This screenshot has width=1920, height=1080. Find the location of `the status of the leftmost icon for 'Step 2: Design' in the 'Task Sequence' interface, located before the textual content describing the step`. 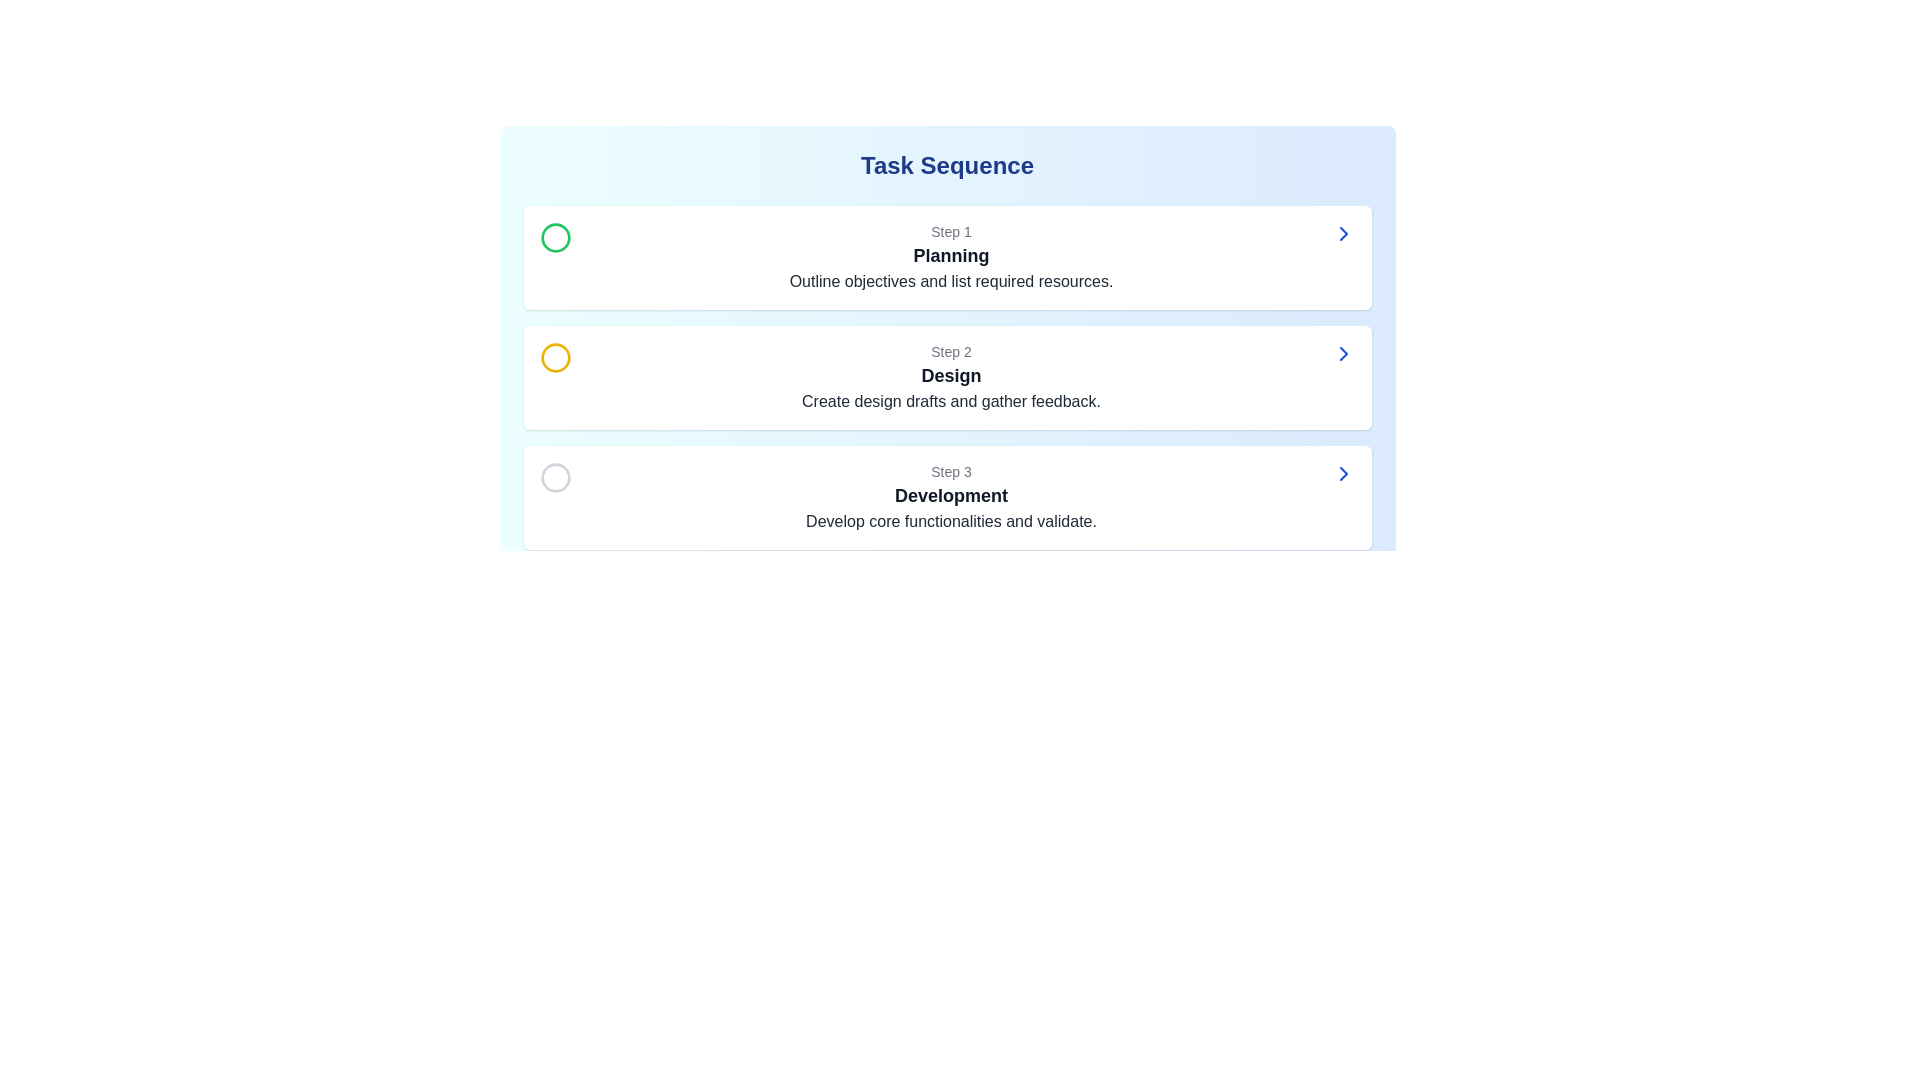

the status of the leftmost icon for 'Step 2: Design' in the 'Task Sequence' interface, located before the textual content describing the step is located at coordinates (555, 357).